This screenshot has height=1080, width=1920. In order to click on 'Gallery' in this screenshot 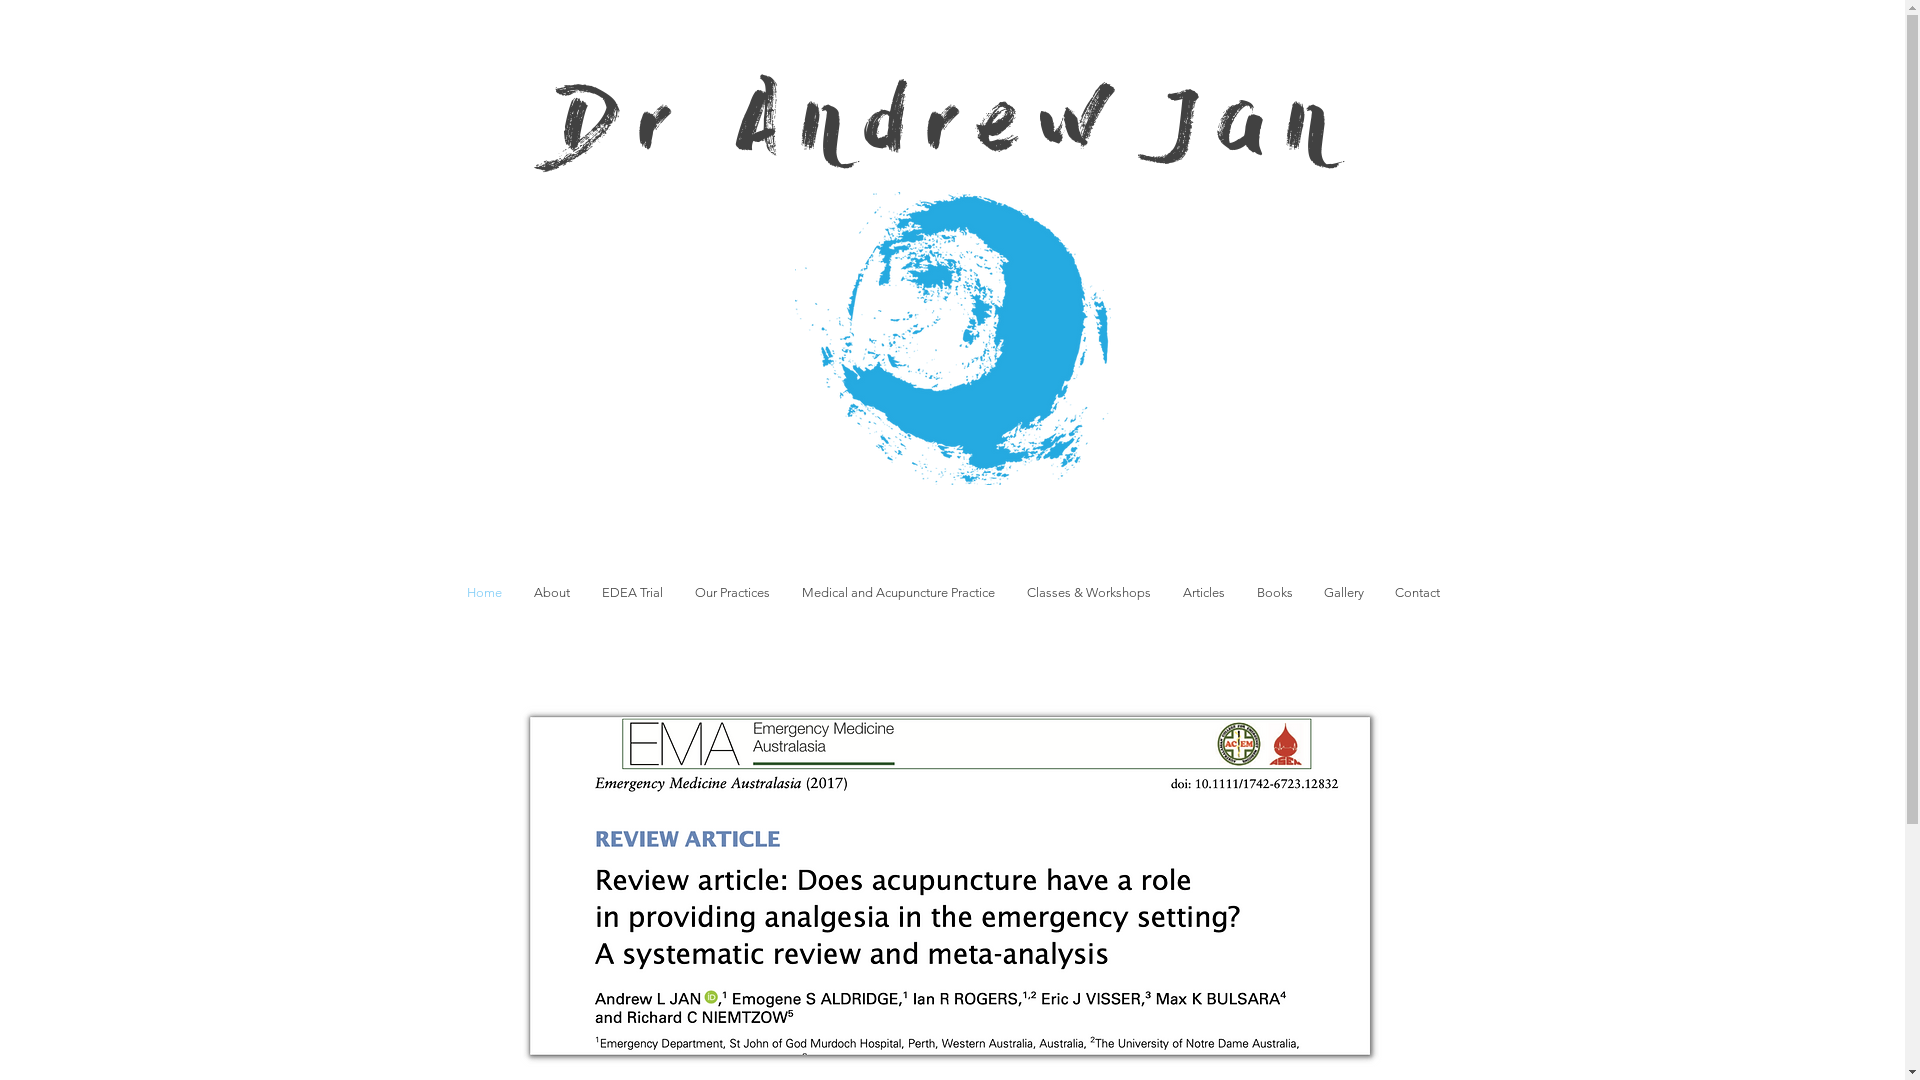, I will do `click(1343, 591)`.